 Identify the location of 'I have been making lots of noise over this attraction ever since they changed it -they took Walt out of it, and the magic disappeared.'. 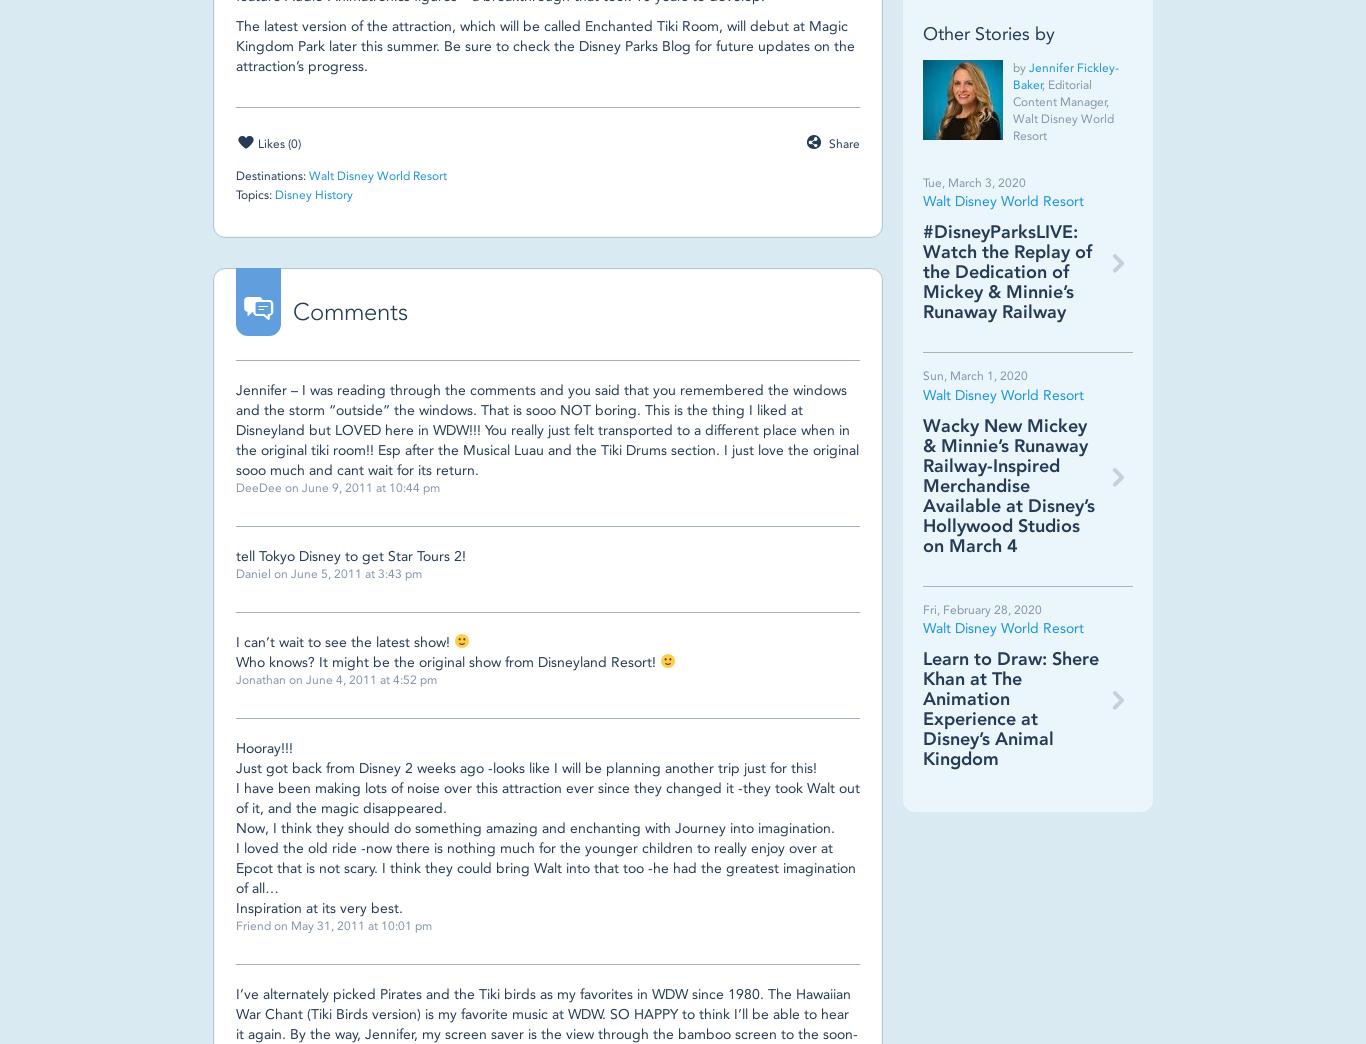
(548, 797).